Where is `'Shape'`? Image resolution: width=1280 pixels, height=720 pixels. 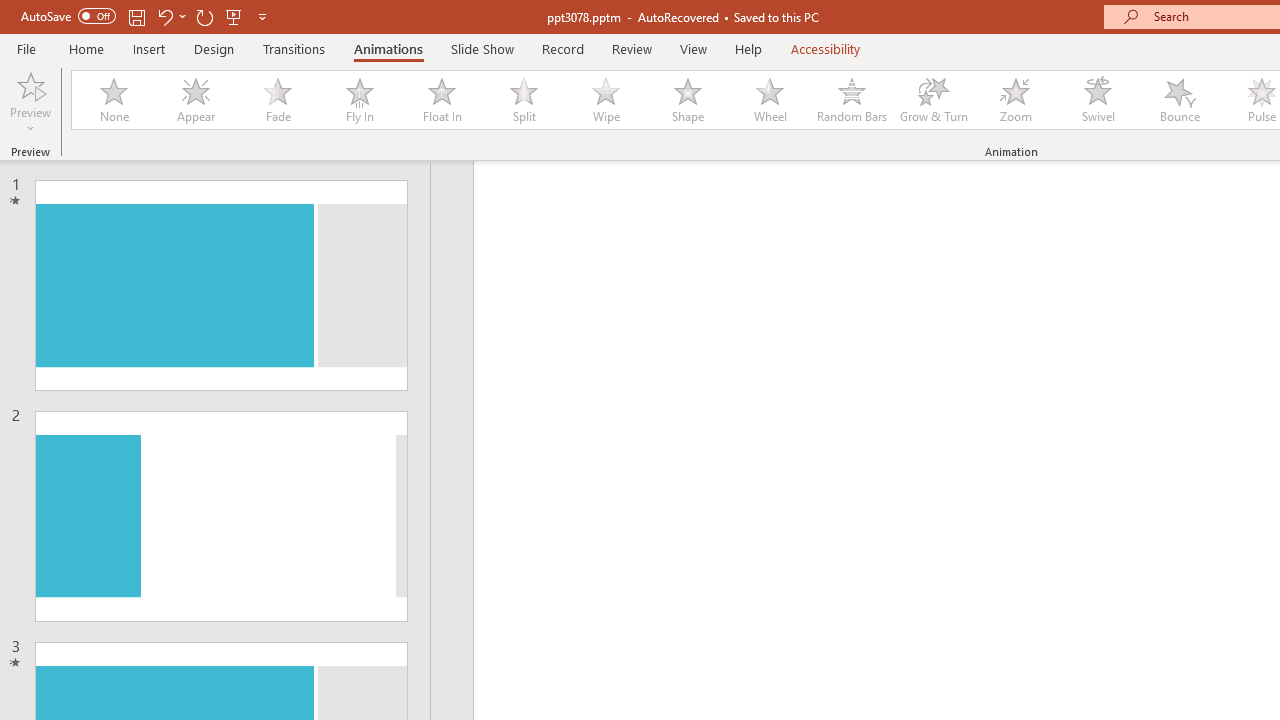 'Shape' is located at coordinates (688, 100).